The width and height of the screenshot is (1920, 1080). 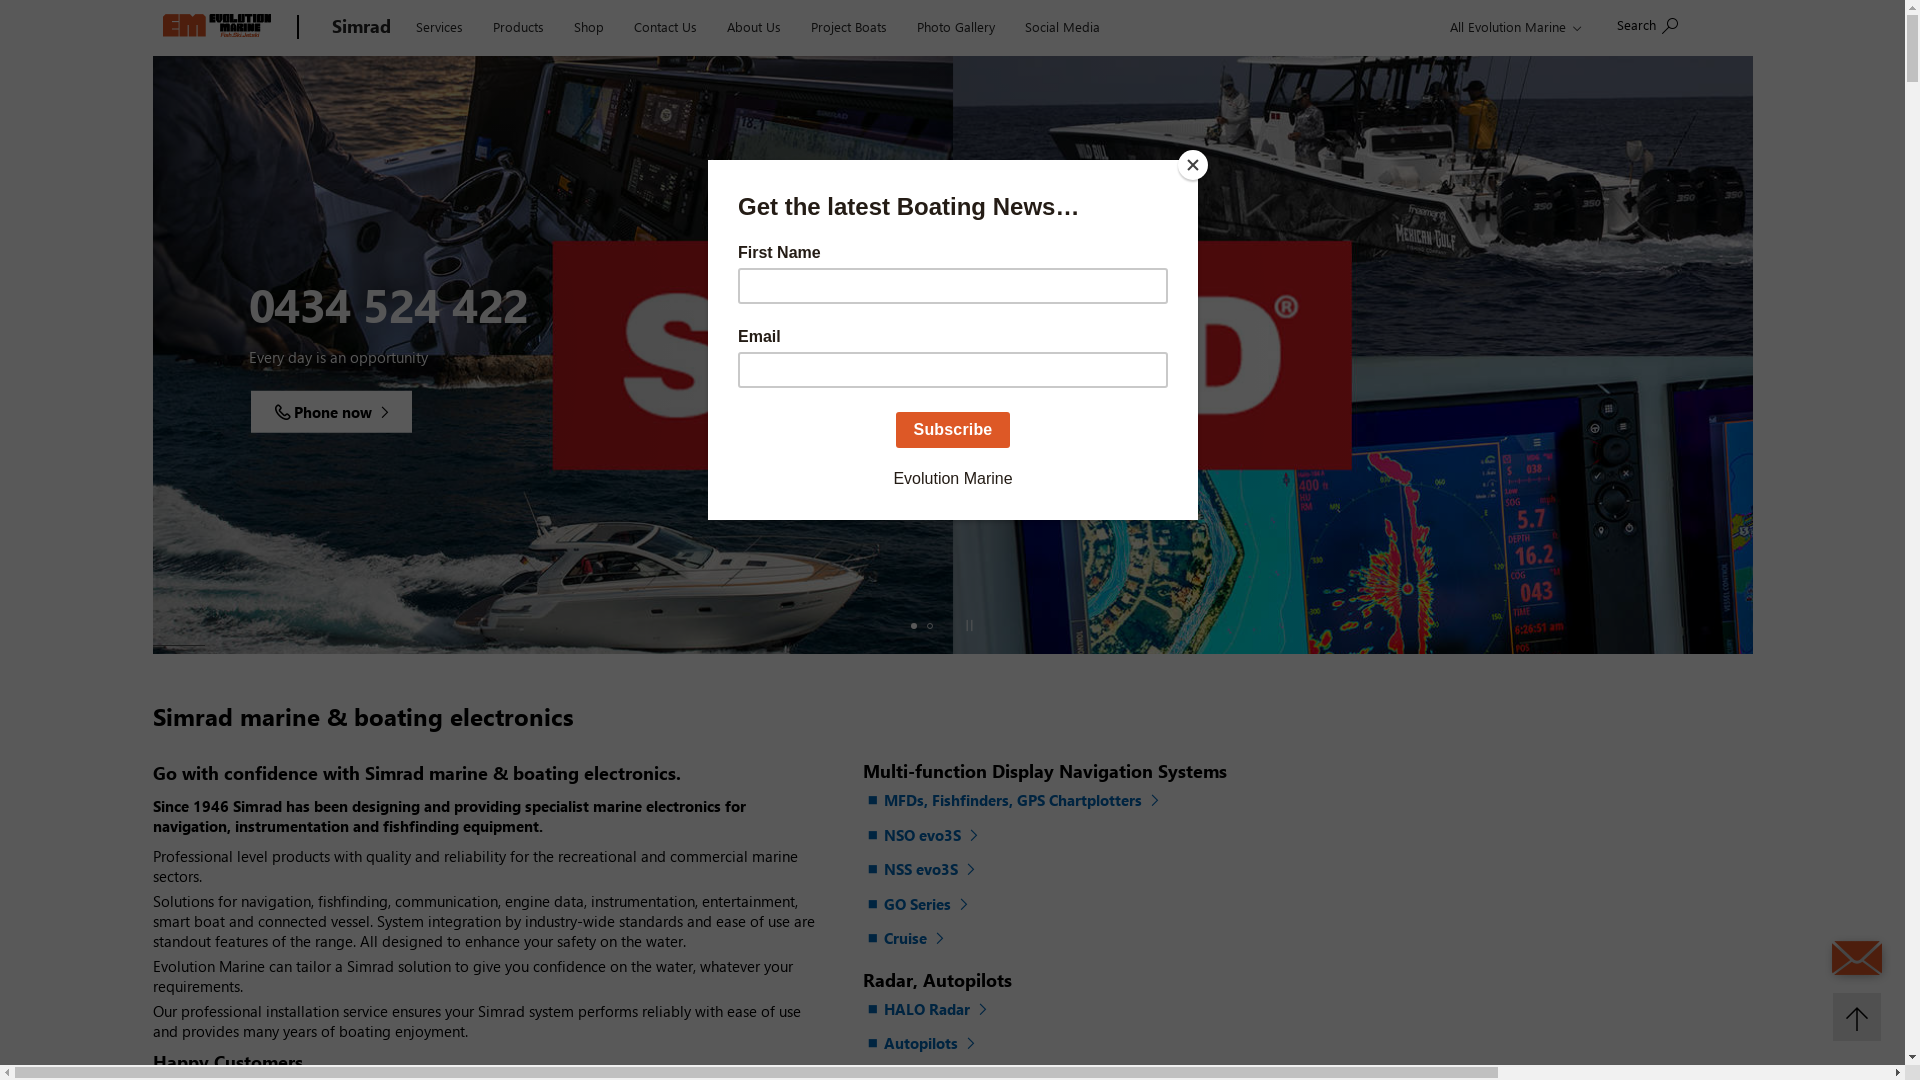 What do you see at coordinates (905, 939) in the screenshot?
I see `'Cruise'` at bounding box center [905, 939].